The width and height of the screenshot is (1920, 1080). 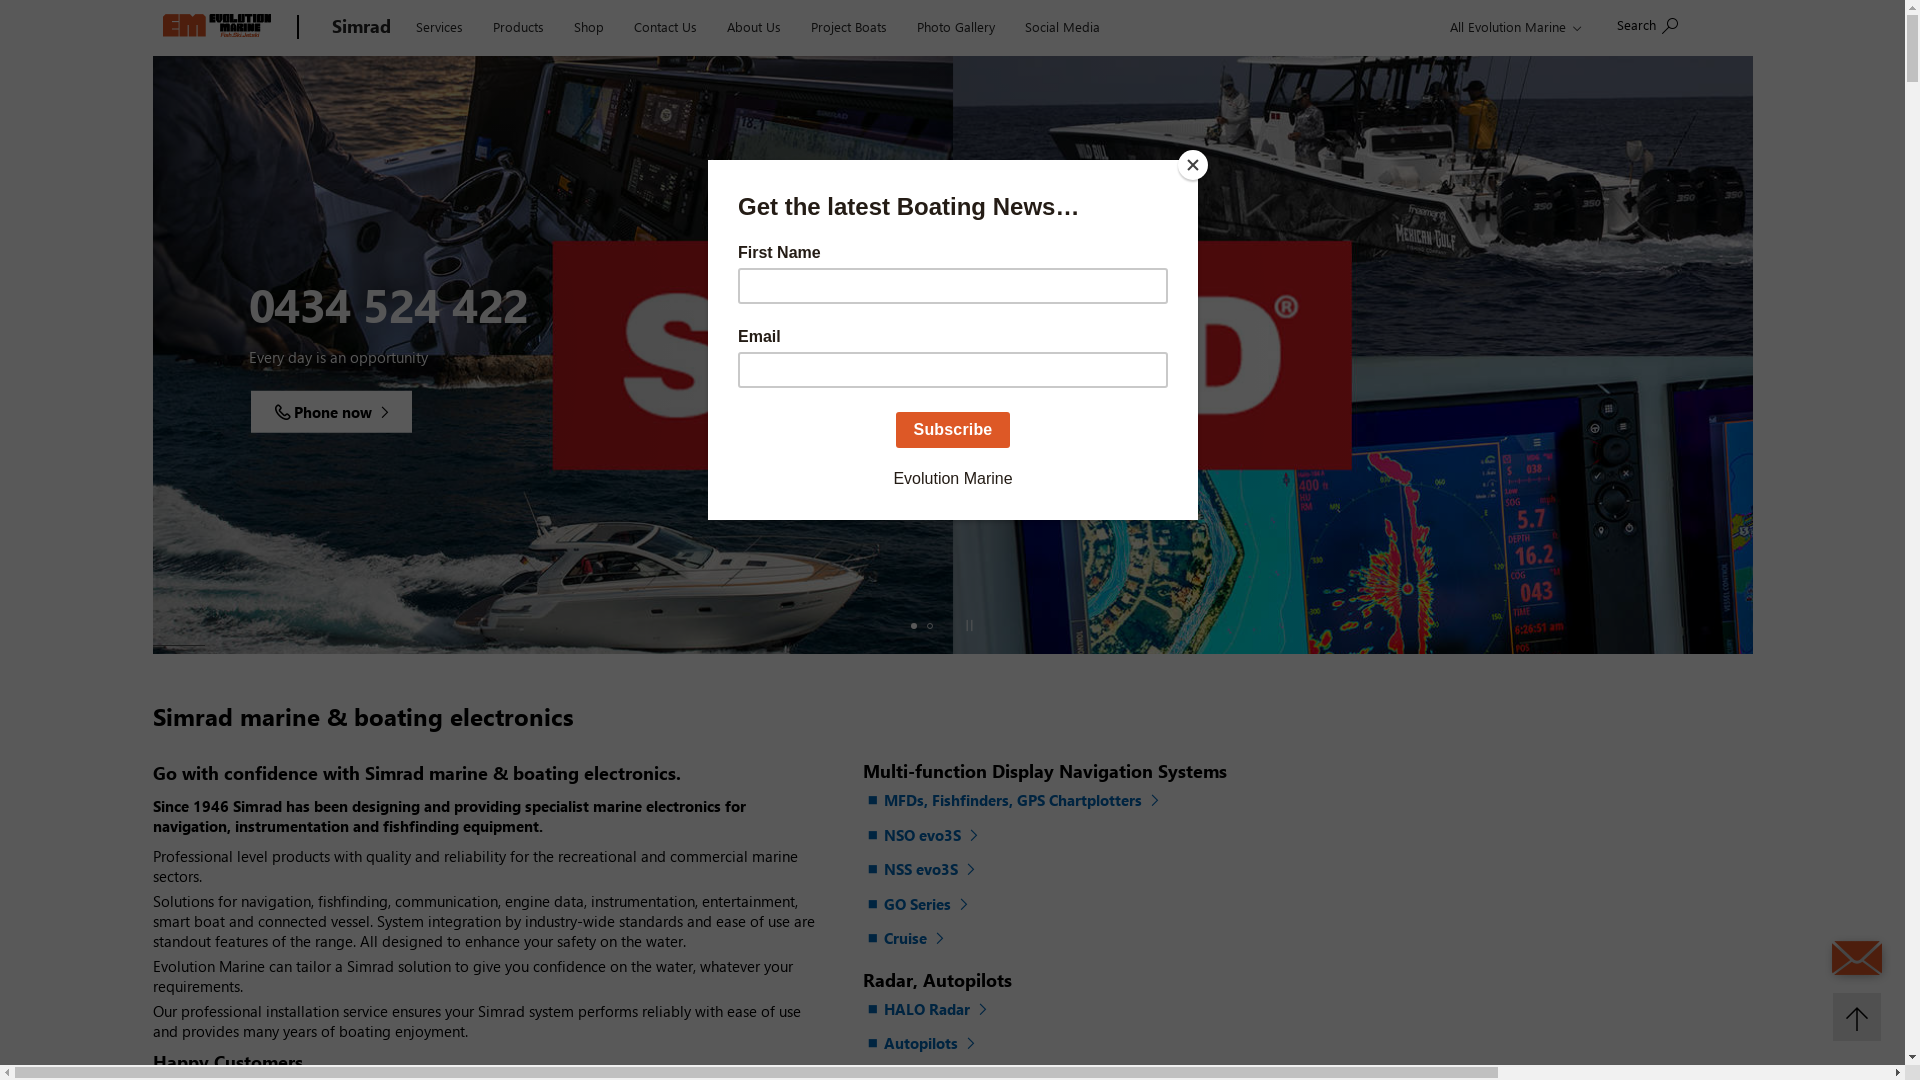 What do you see at coordinates (905, 939) in the screenshot?
I see `'Cruise'` at bounding box center [905, 939].